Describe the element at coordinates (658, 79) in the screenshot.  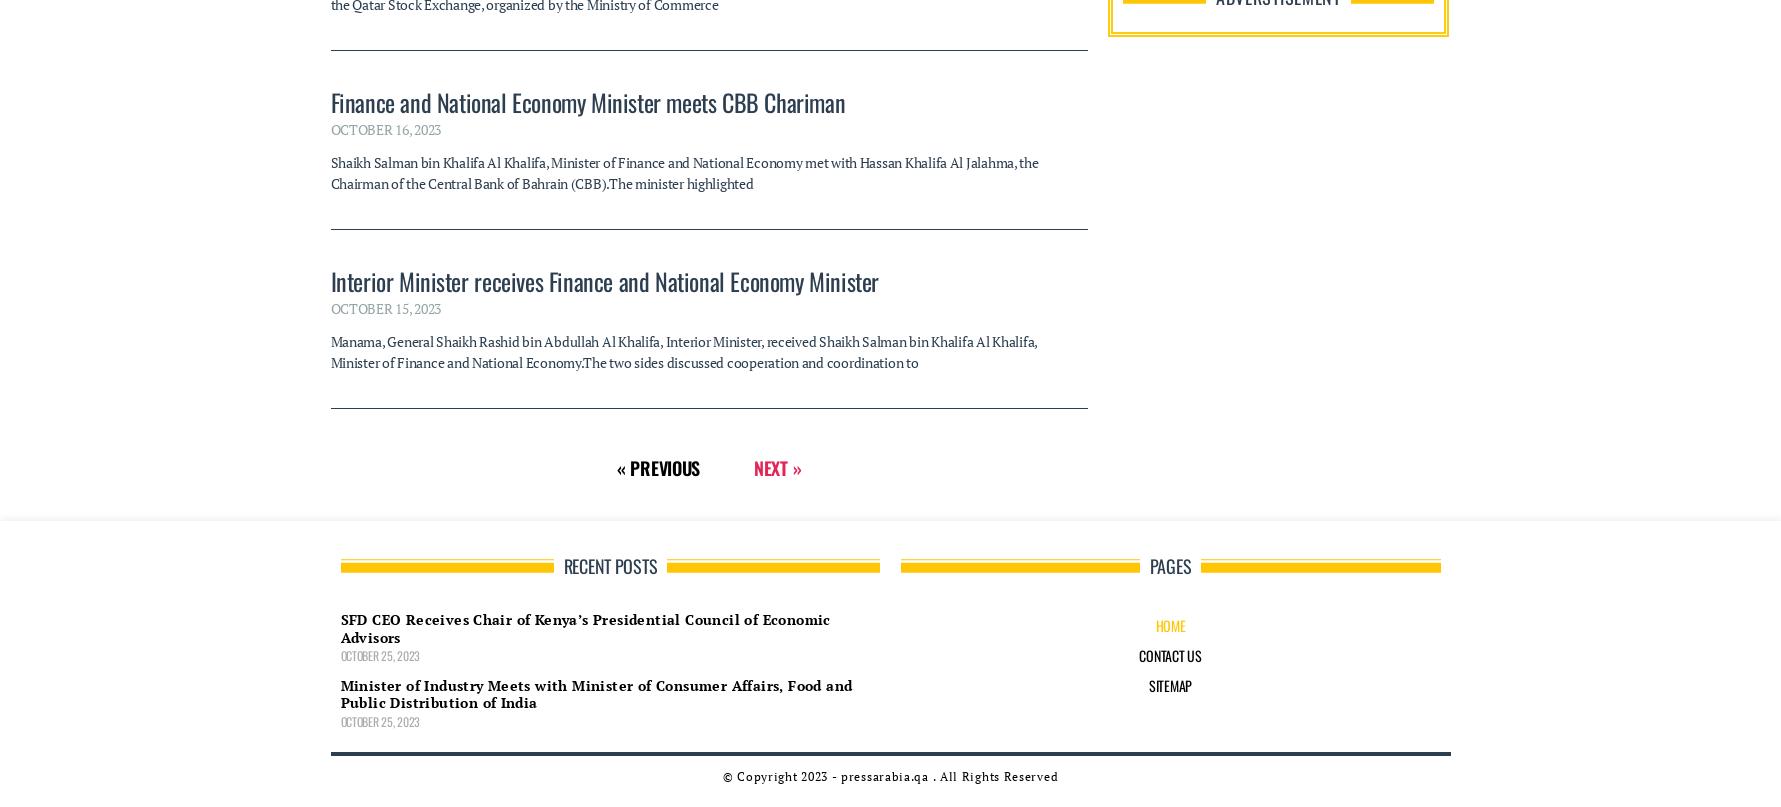
I see `'« Previous'` at that location.